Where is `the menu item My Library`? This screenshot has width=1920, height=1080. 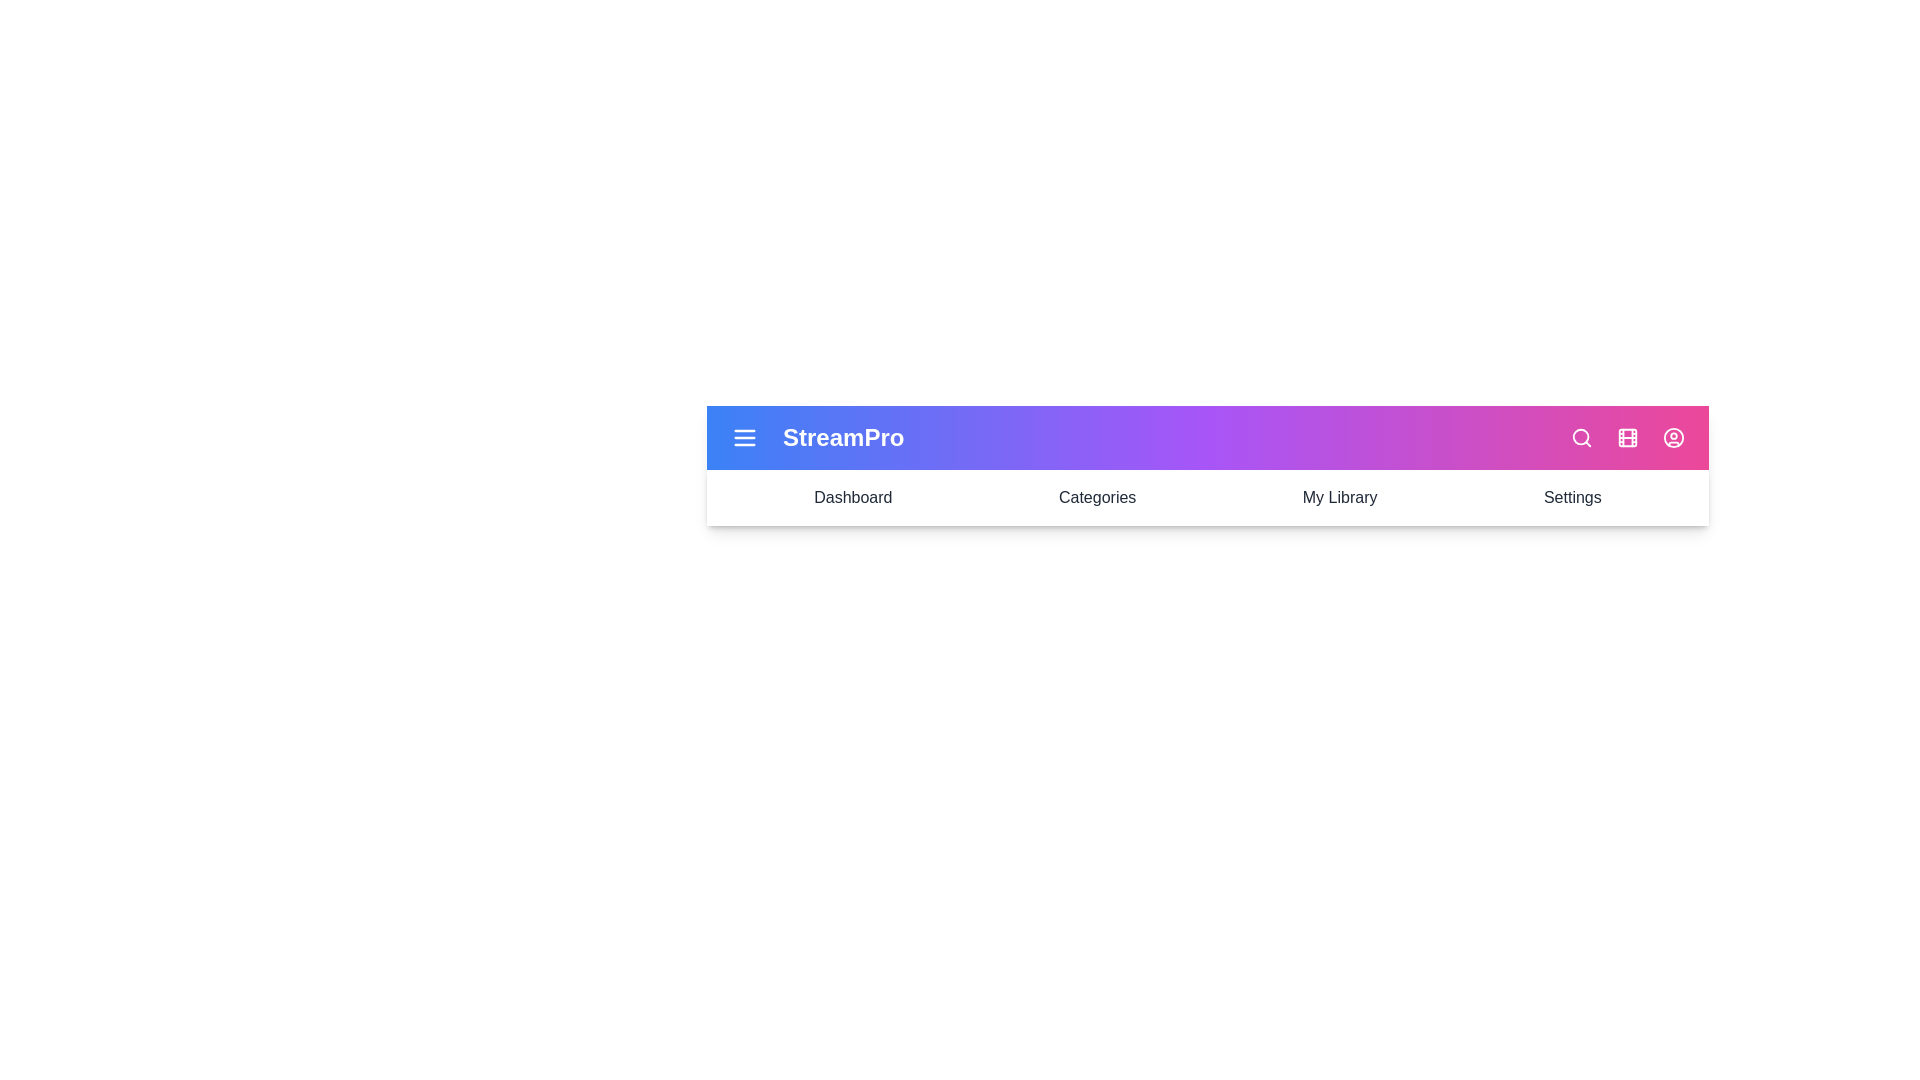 the menu item My Library is located at coordinates (1340, 496).